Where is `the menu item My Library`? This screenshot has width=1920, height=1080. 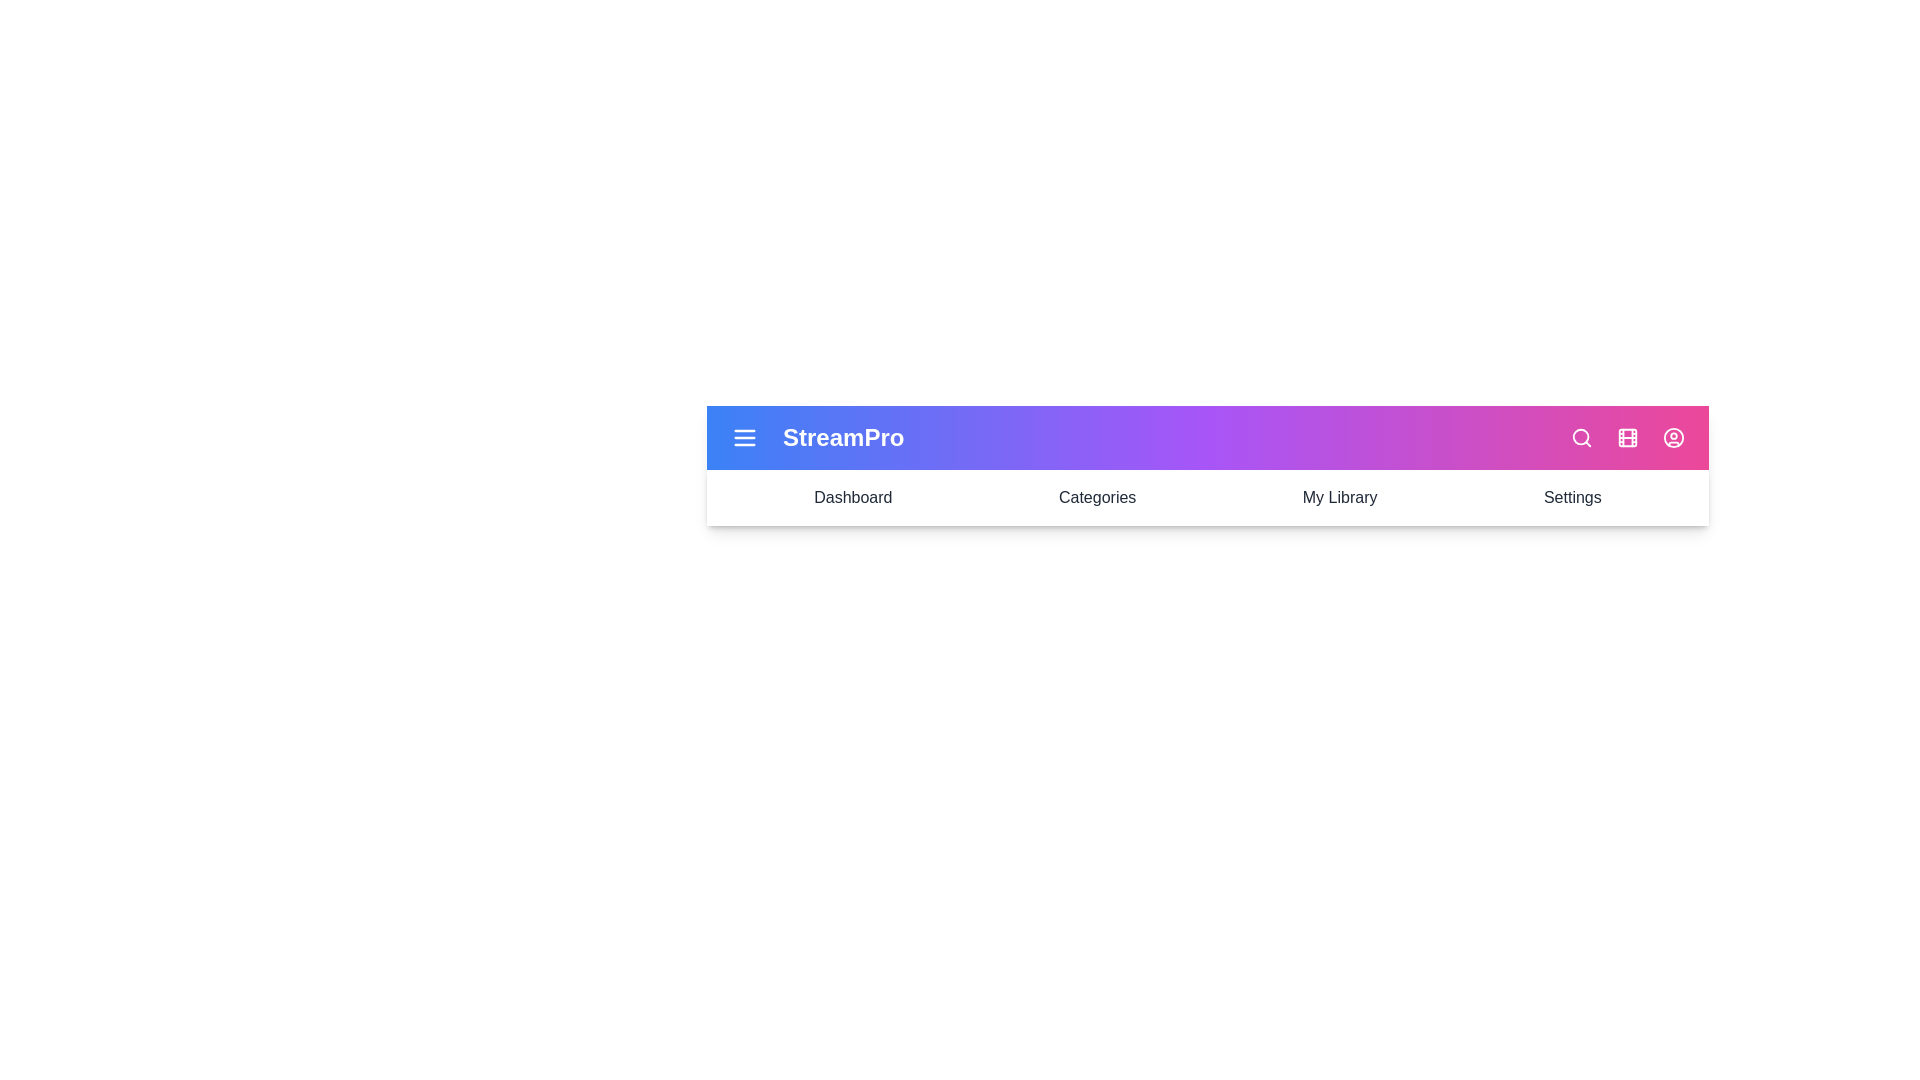 the menu item My Library is located at coordinates (1340, 496).